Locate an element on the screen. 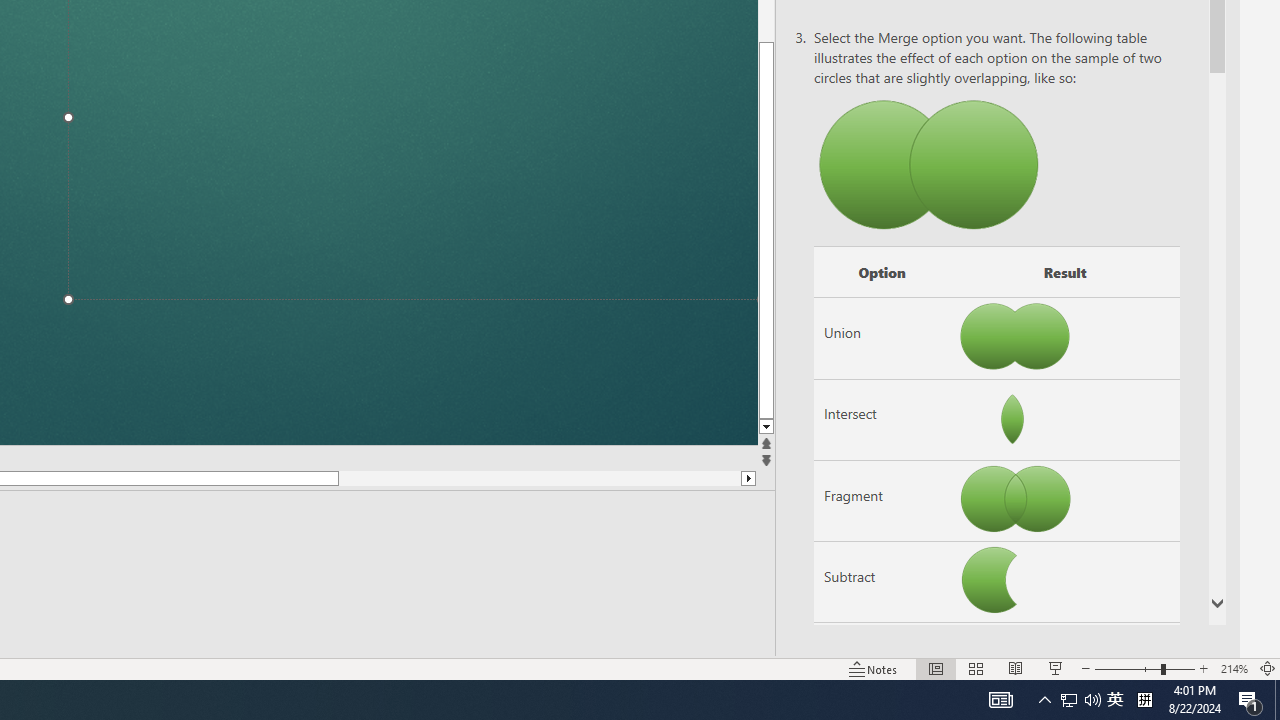 The height and width of the screenshot is (720, 1280). 'User Promoted Notification Area' is located at coordinates (1114, 698).